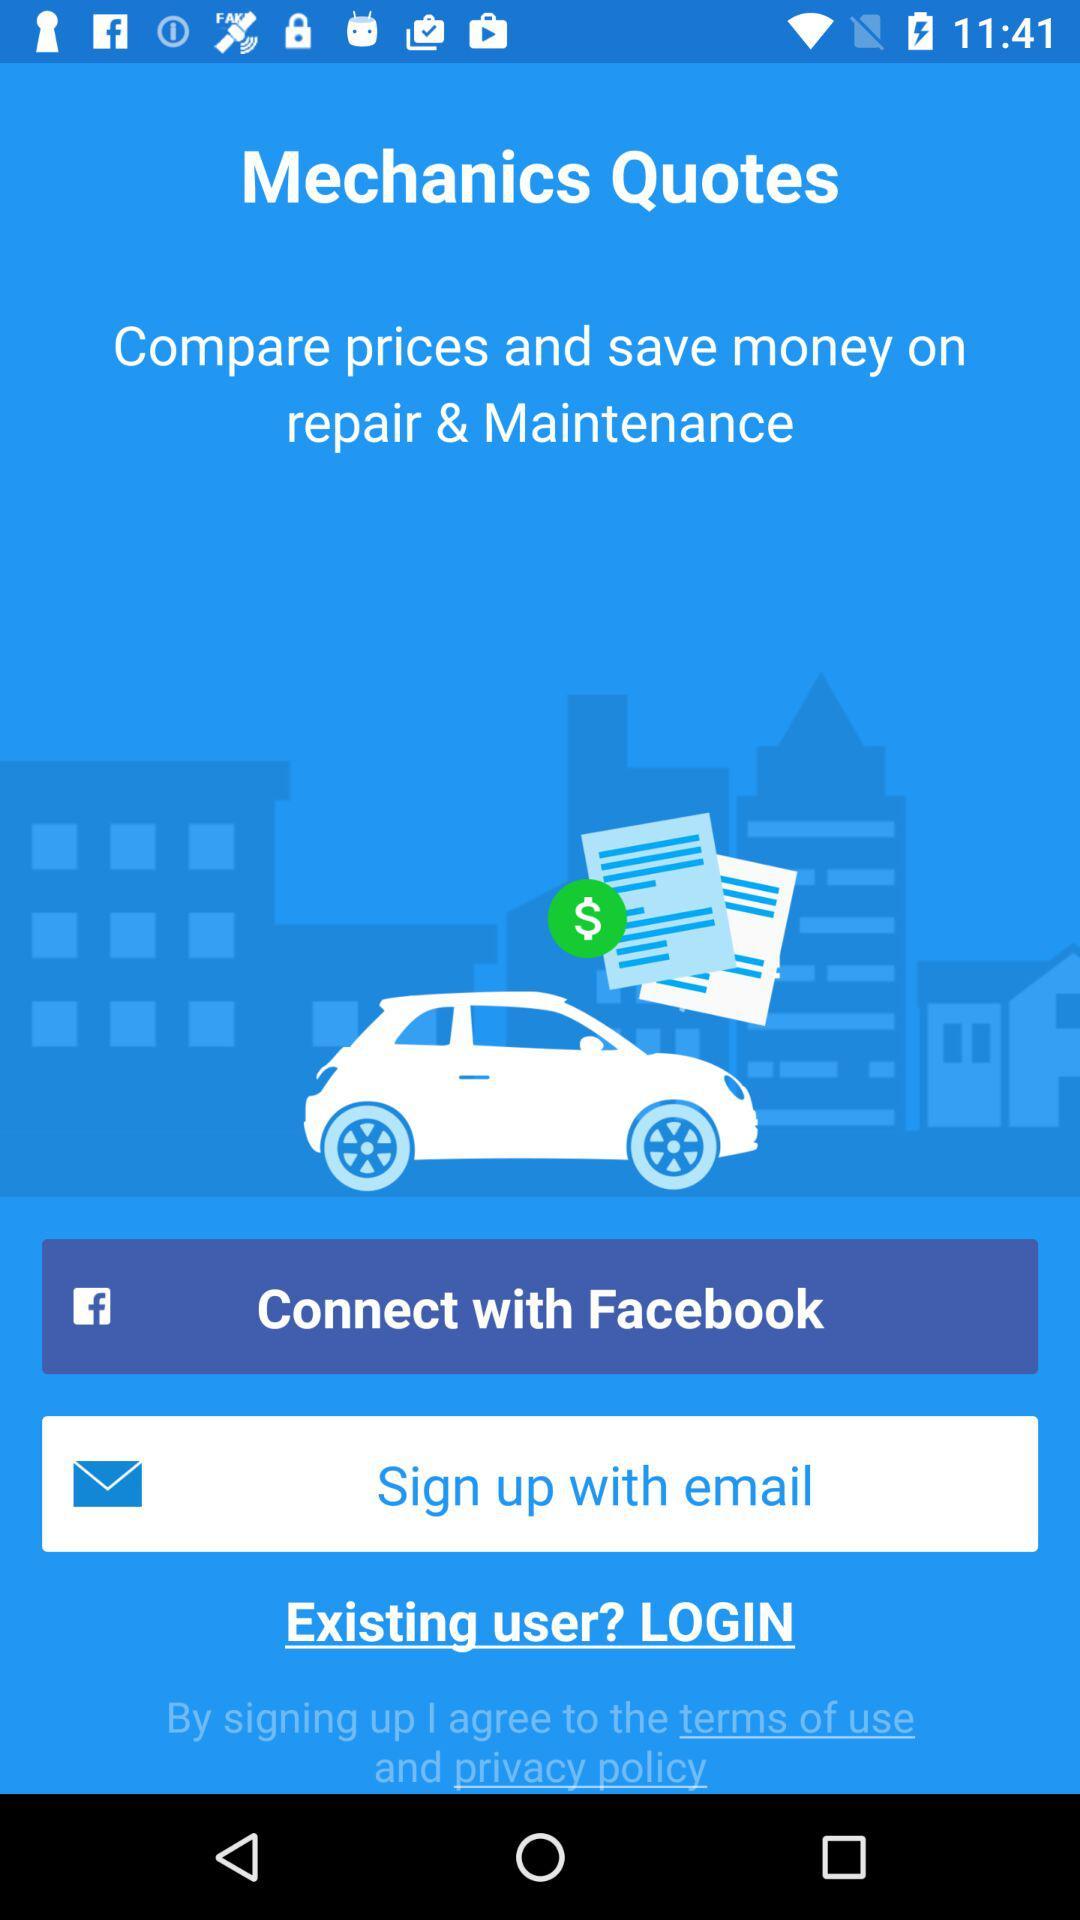 The height and width of the screenshot is (1920, 1080). What do you see at coordinates (540, 1306) in the screenshot?
I see `the connect with facebook icon` at bounding box center [540, 1306].